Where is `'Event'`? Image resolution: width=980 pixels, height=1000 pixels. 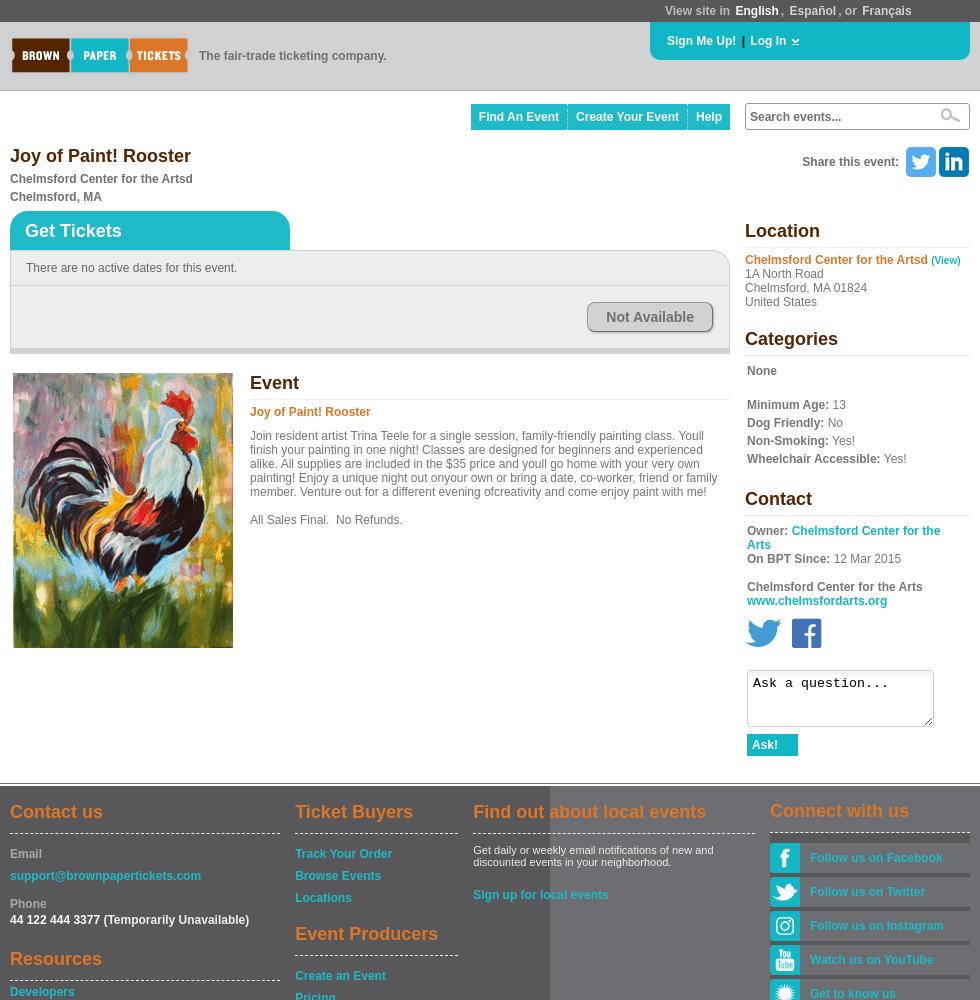
'Event' is located at coordinates (274, 383).